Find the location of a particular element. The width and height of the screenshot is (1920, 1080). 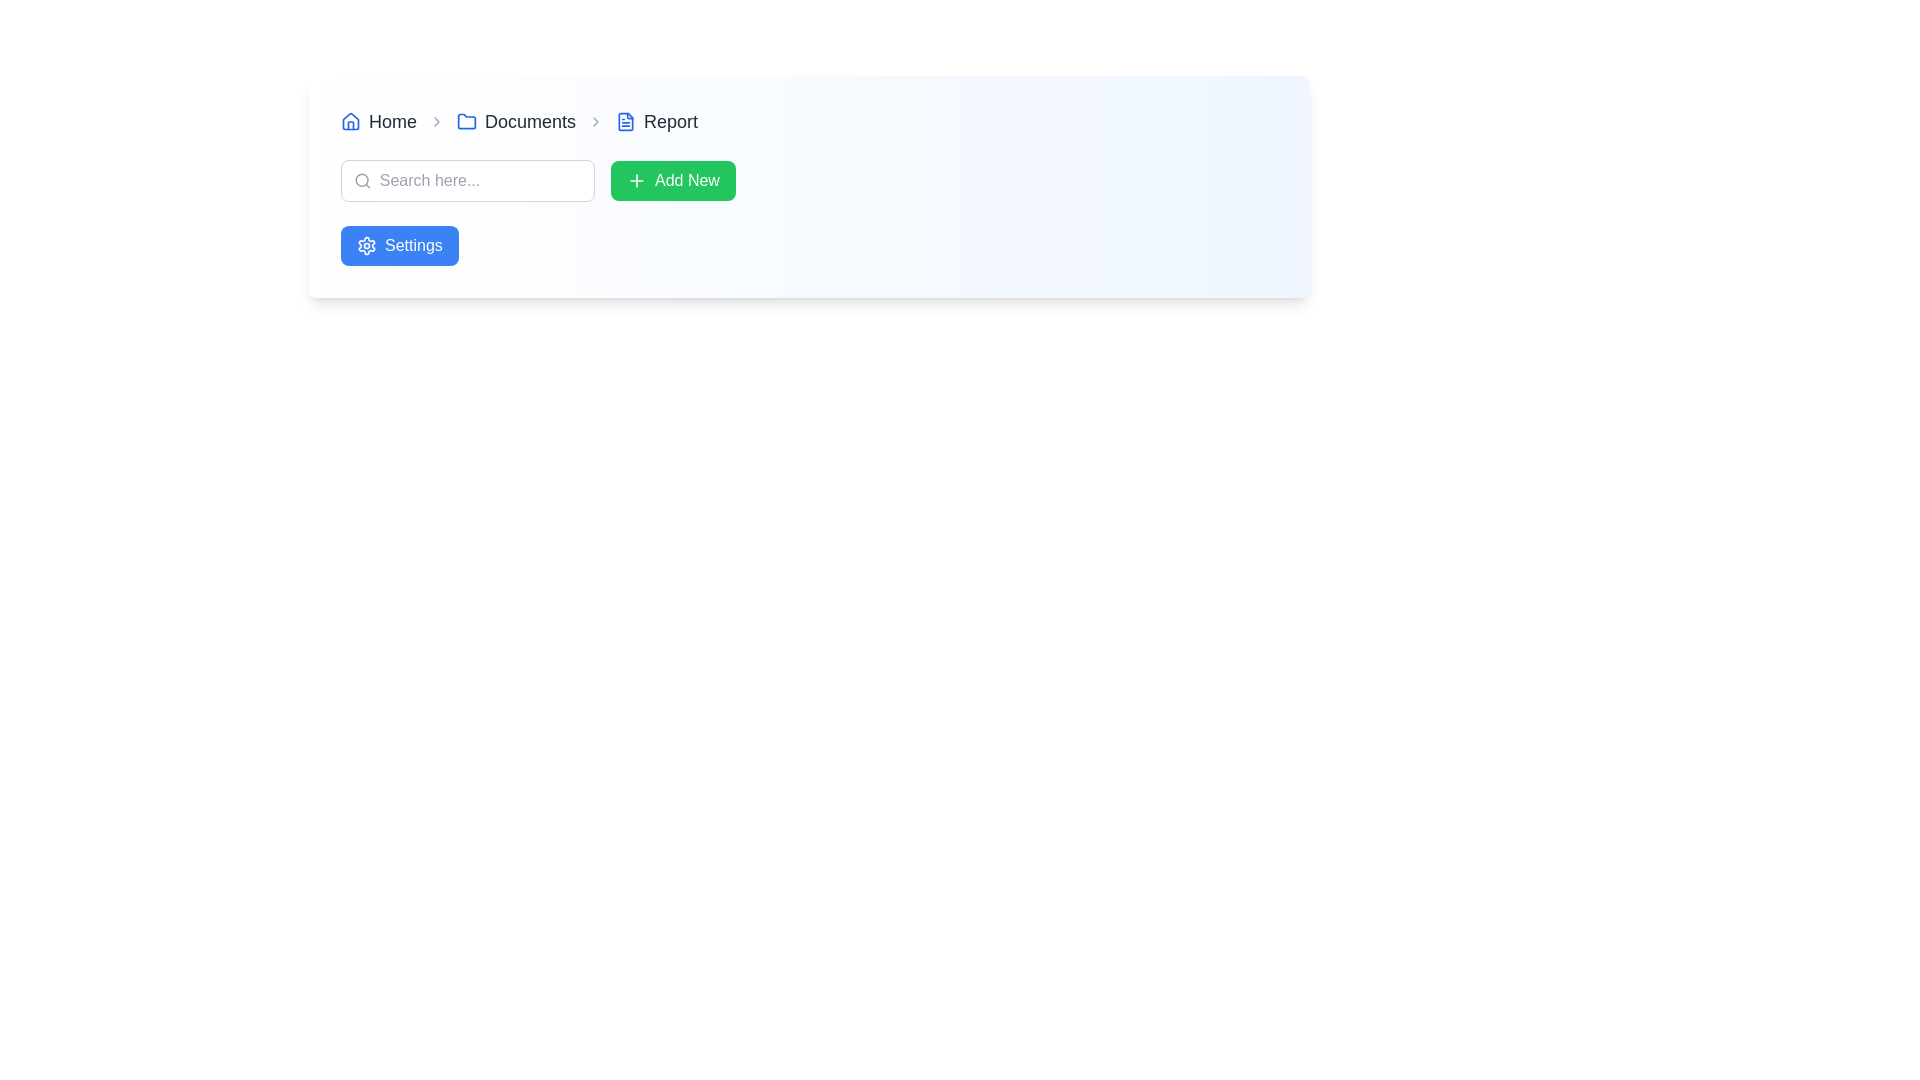

the 'Settings' label, which indicates the functionality of the settings button, located beside a settings icon with a blue background is located at coordinates (412, 245).